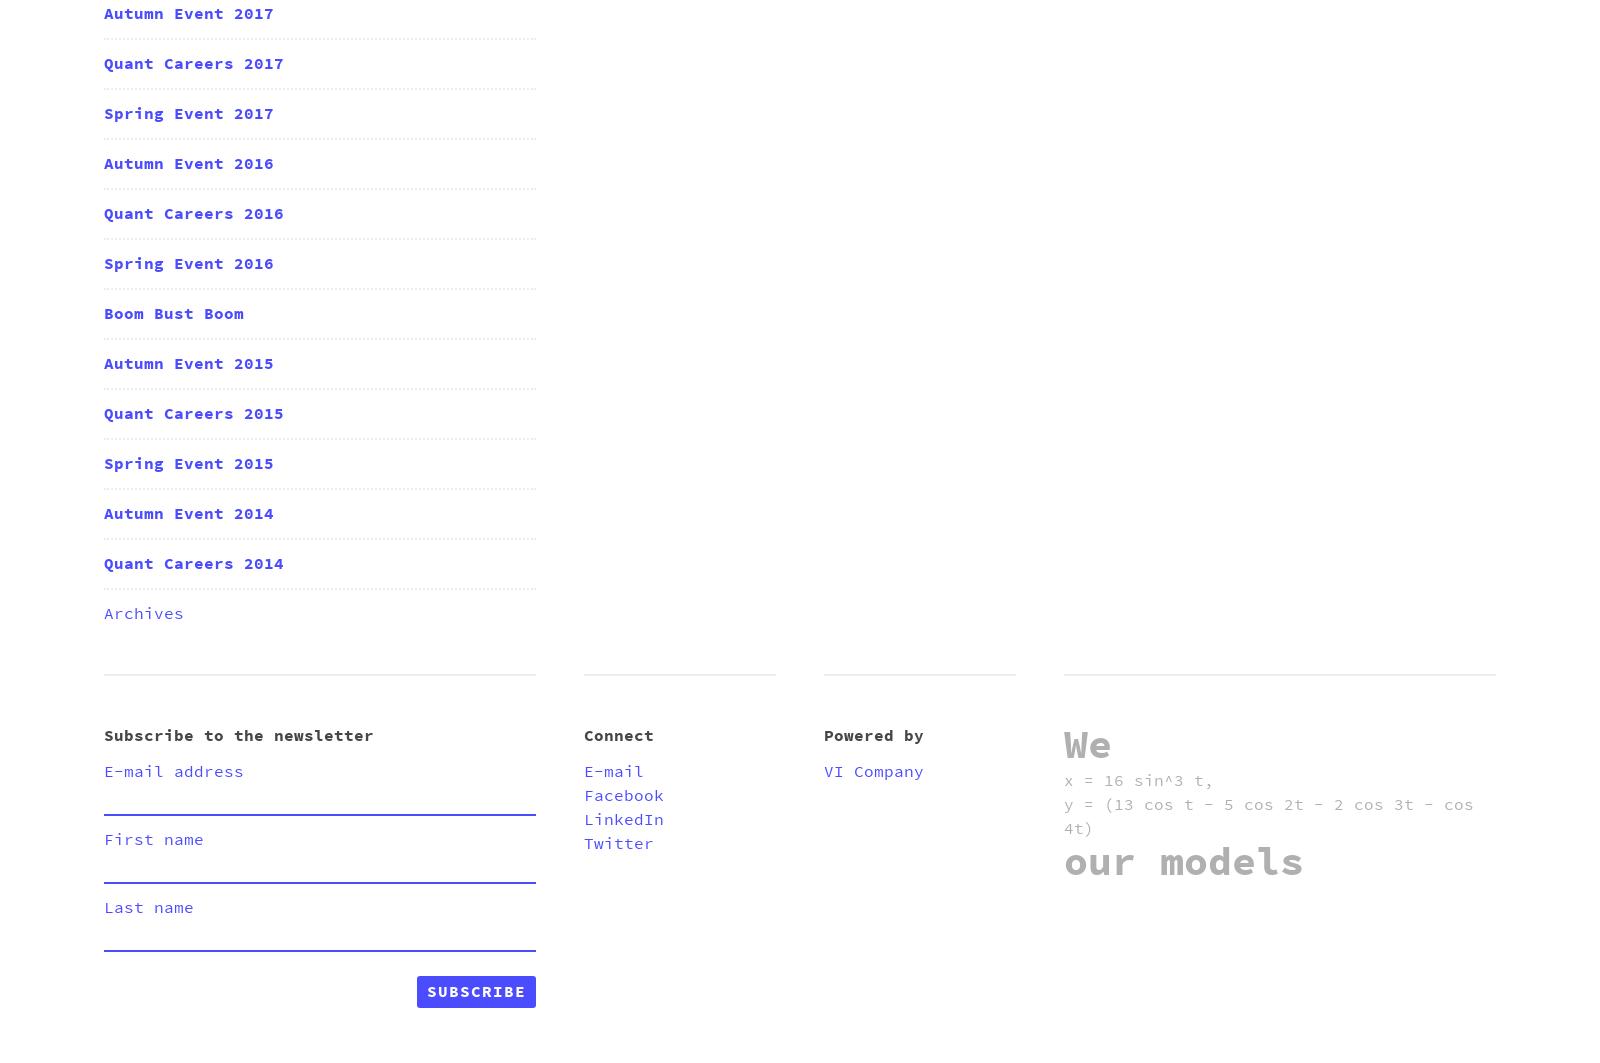 Image resolution: width=1600 pixels, height=1063 pixels. I want to click on 'Spring Event 2017', so click(187, 113).